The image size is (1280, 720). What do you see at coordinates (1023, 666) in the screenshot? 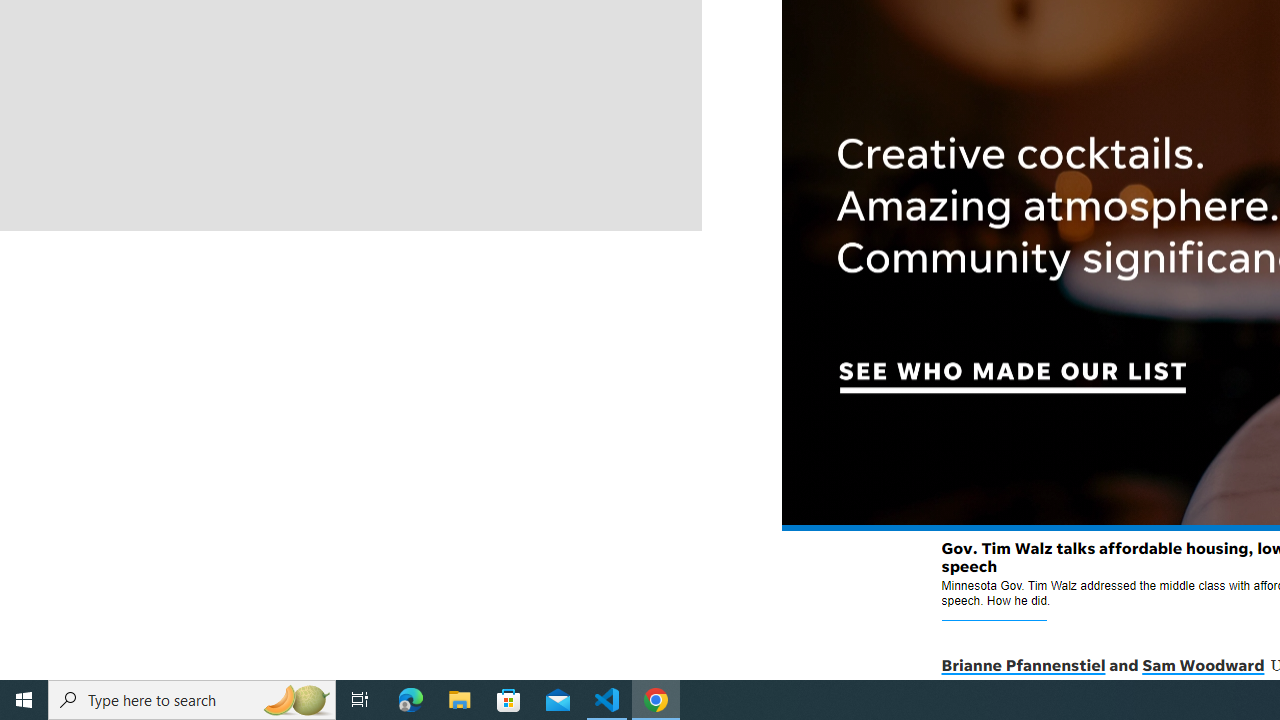
I see `'Brianne Pfannenstiel'` at bounding box center [1023, 666].